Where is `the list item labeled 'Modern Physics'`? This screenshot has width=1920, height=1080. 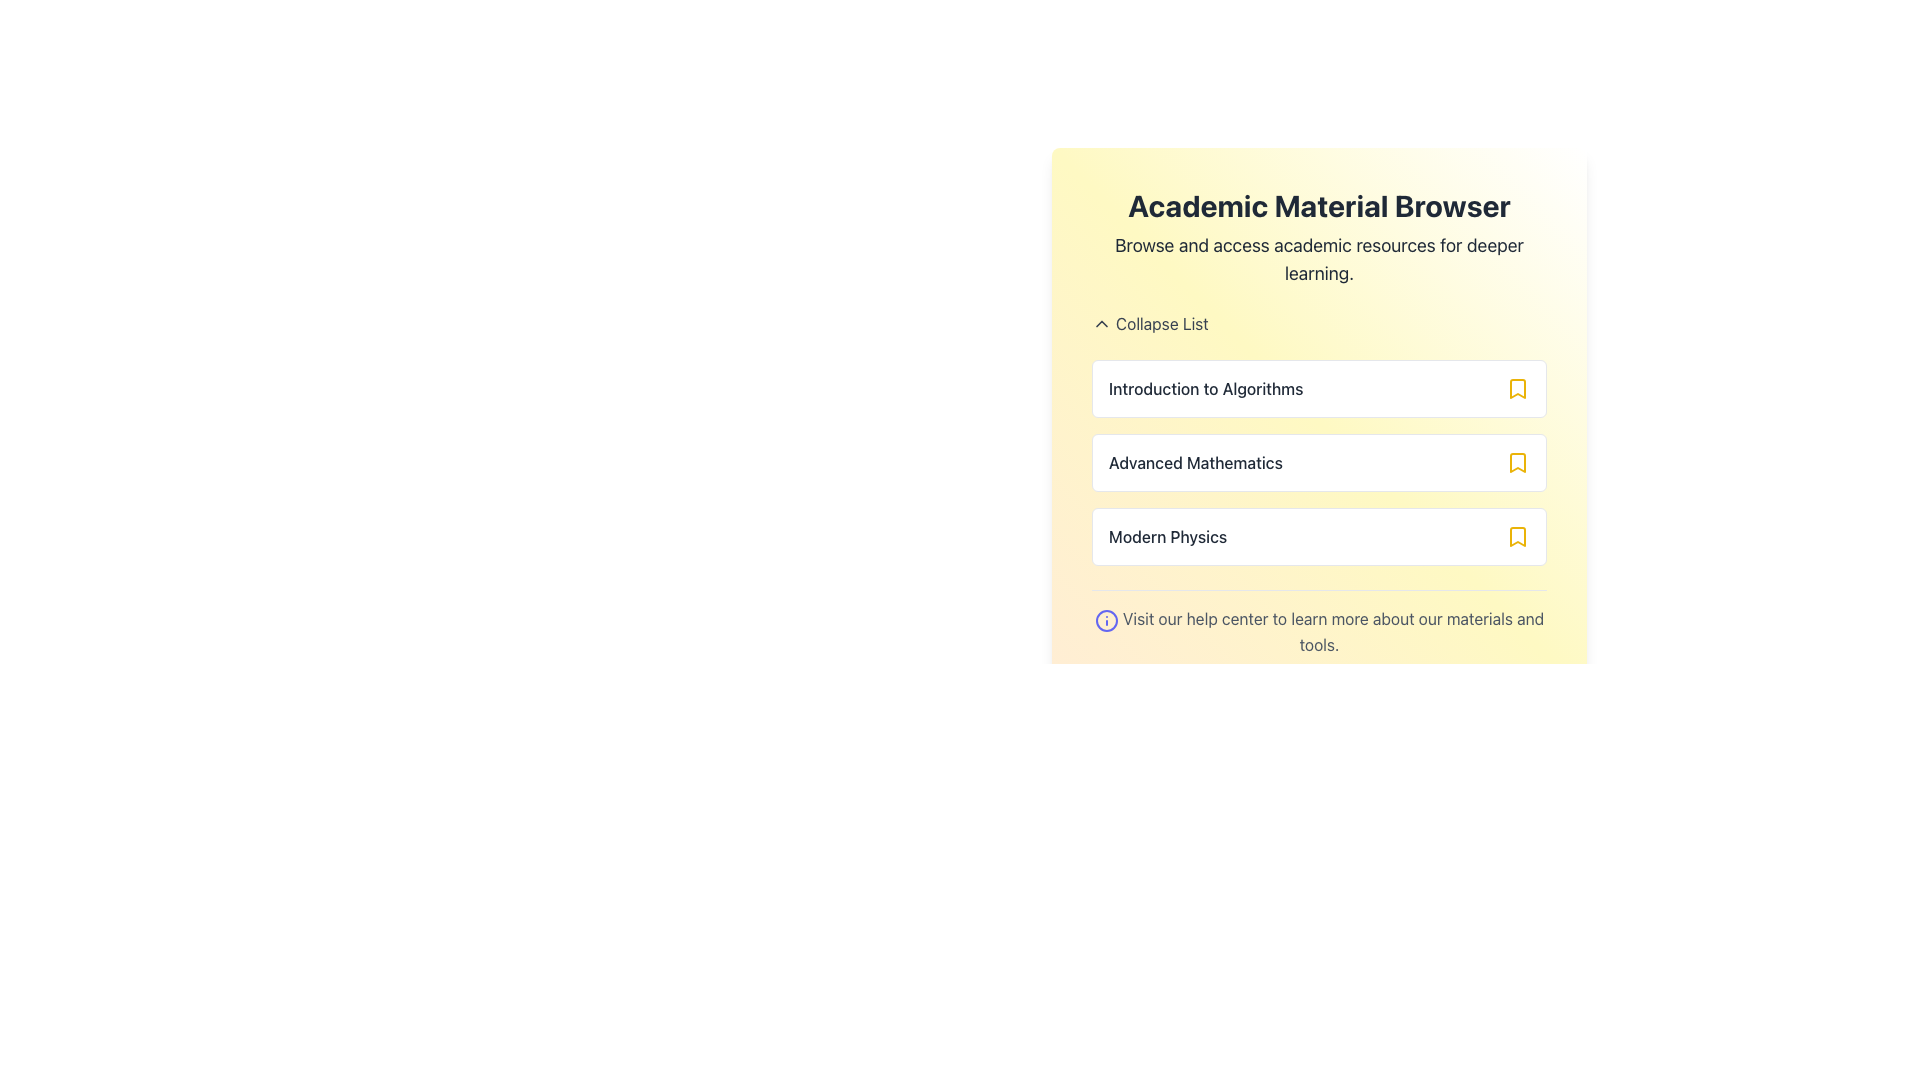 the list item labeled 'Modern Physics' is located at coordinates (1319, 535).